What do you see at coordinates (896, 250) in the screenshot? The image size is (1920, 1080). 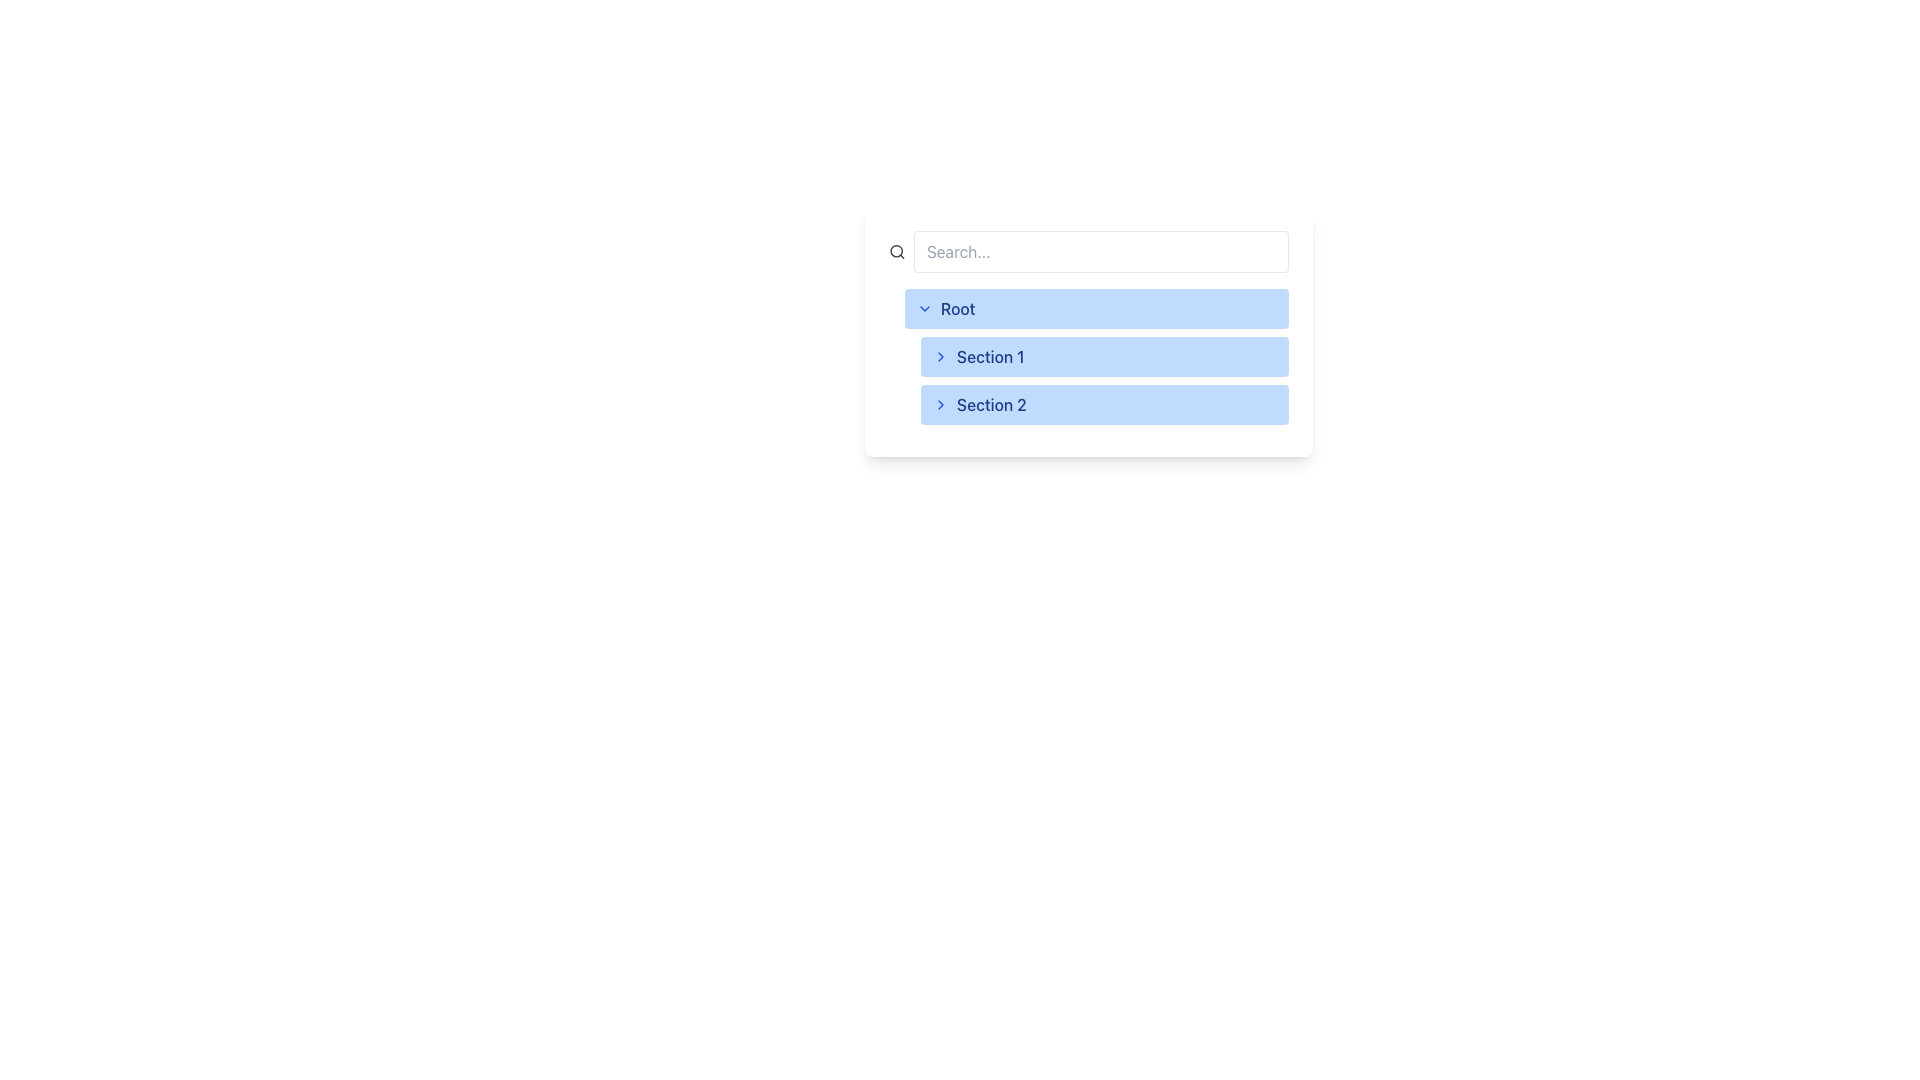 I see `the small minimalist magnifying glass icon located to the left of the search input box` at bounding box center [896, 250].